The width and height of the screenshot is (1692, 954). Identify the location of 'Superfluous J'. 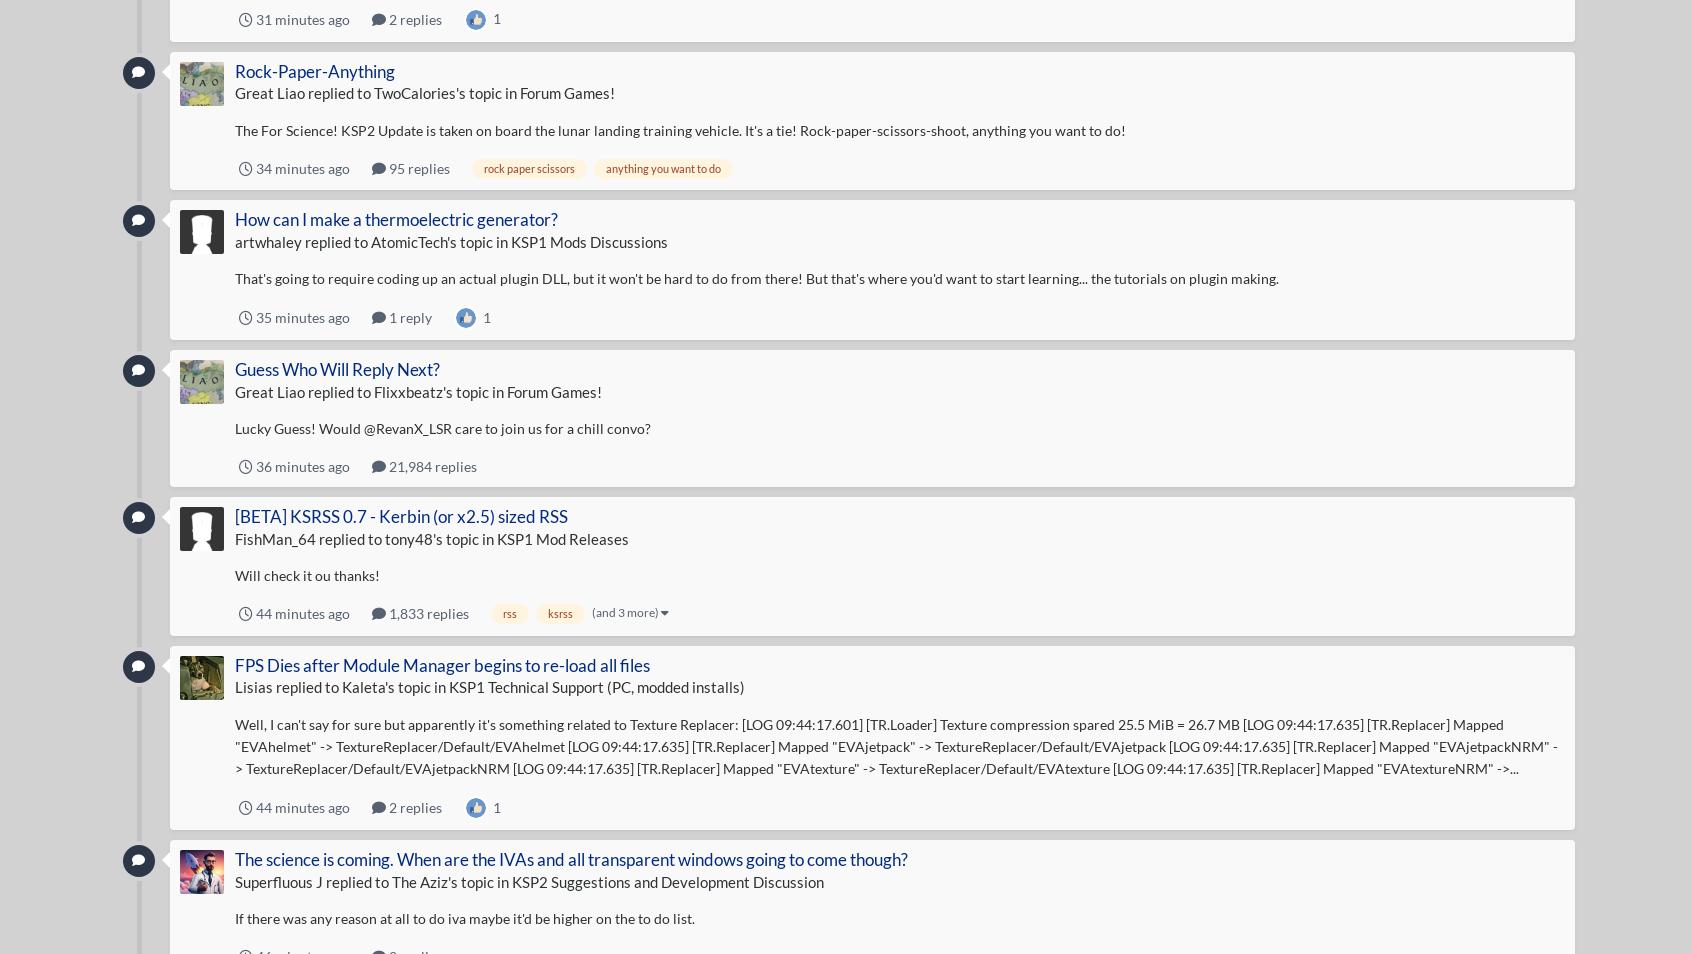
(277, 881).